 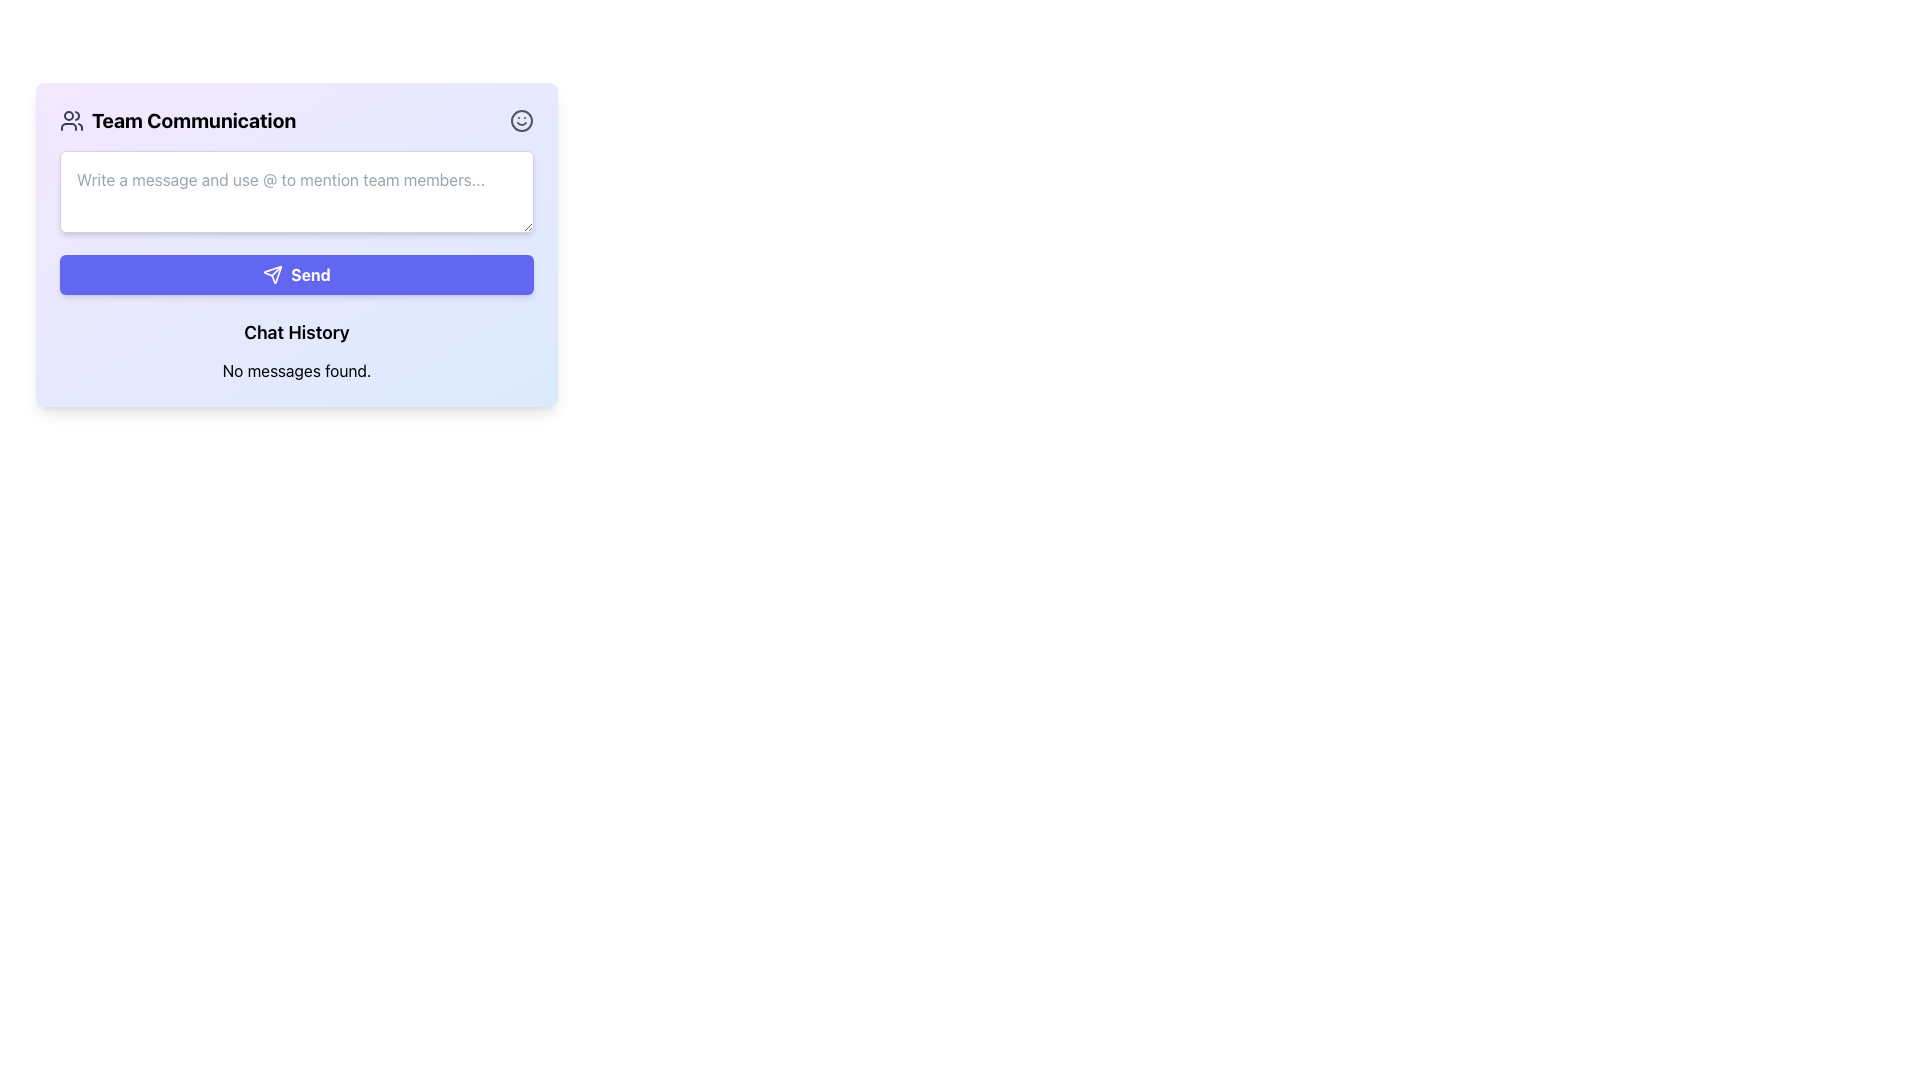 What do you see at coordinates (296, 192) in the screenshot?
I see `the rectangular text input box with a light gray border, which has placeholder text stating 'Write a message and use @ to mention team members...', to focus and start typing` at bounding box center [296, 192].